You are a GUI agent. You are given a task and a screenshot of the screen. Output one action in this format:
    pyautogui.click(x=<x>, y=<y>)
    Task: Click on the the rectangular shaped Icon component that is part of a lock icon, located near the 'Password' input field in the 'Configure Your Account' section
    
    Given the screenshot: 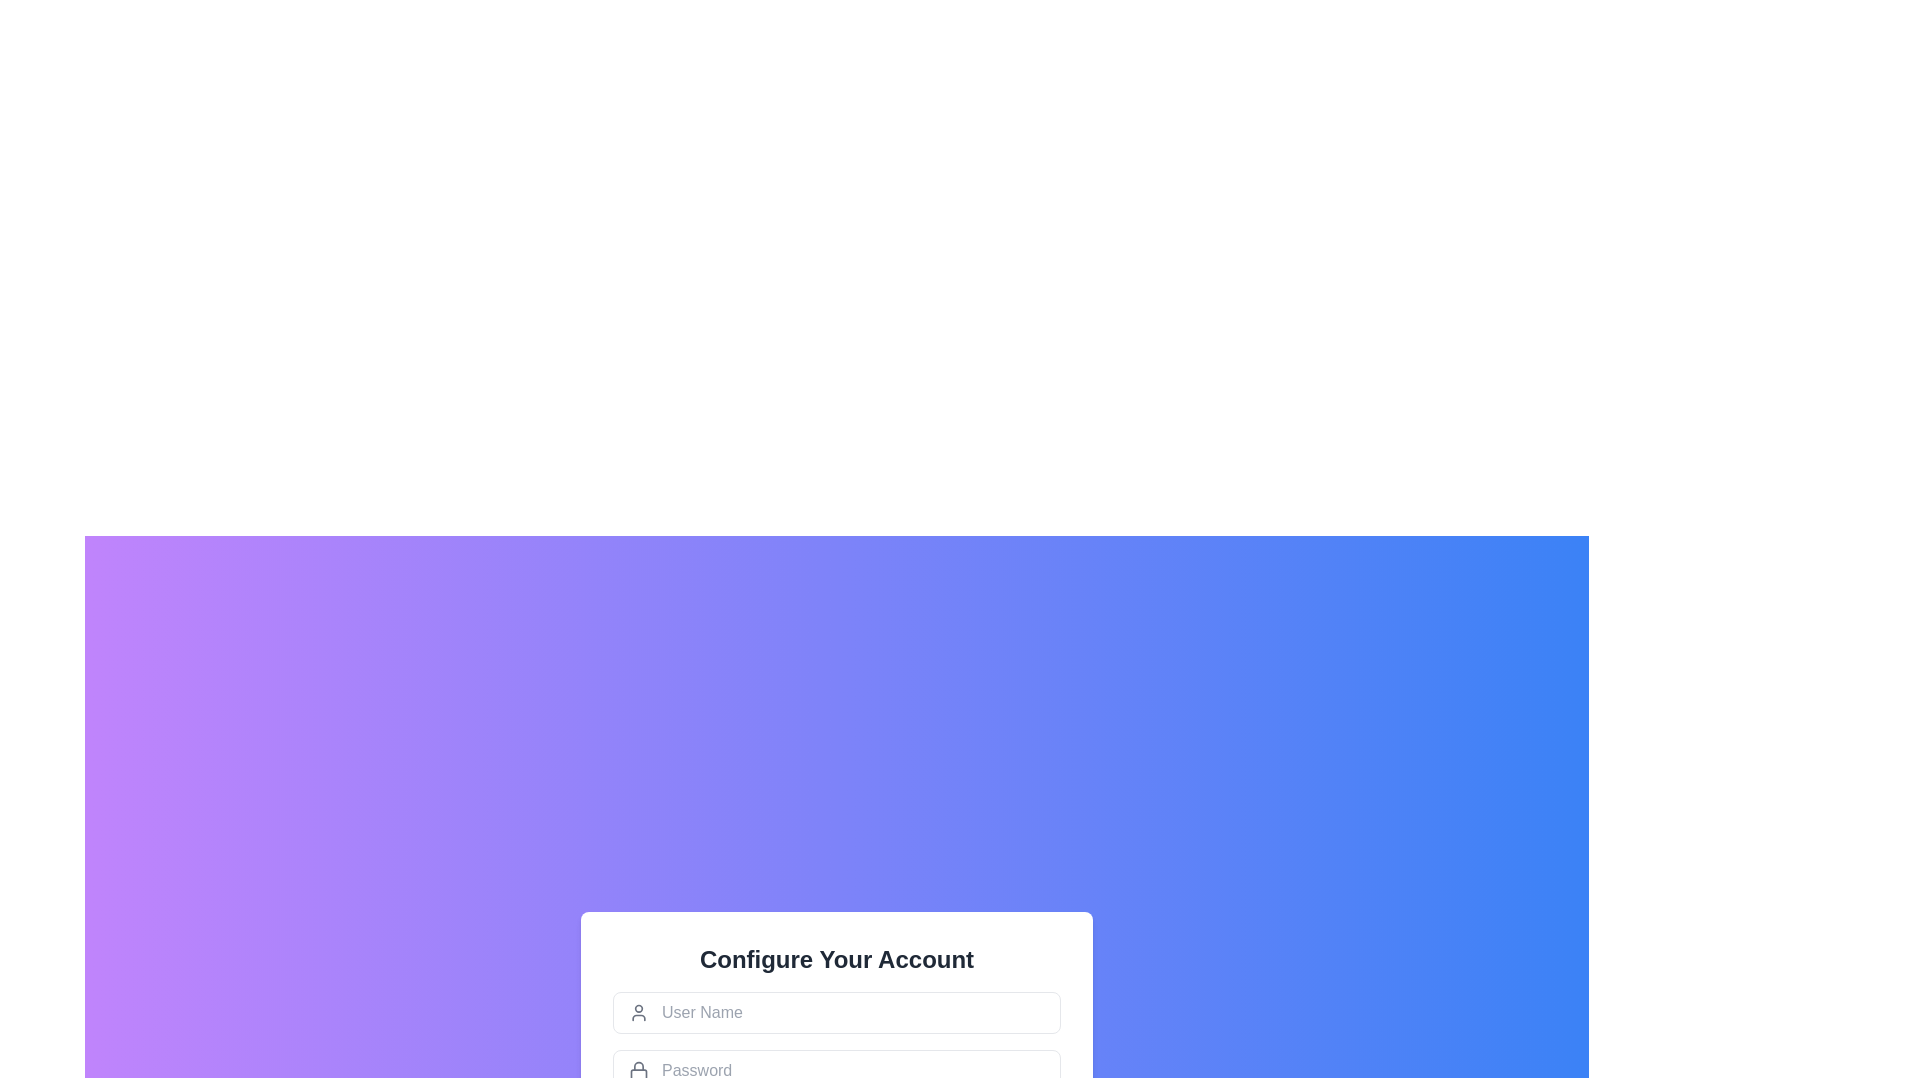 What is the action you would take?
    pyautogui.click(x=637, y=1072)
    